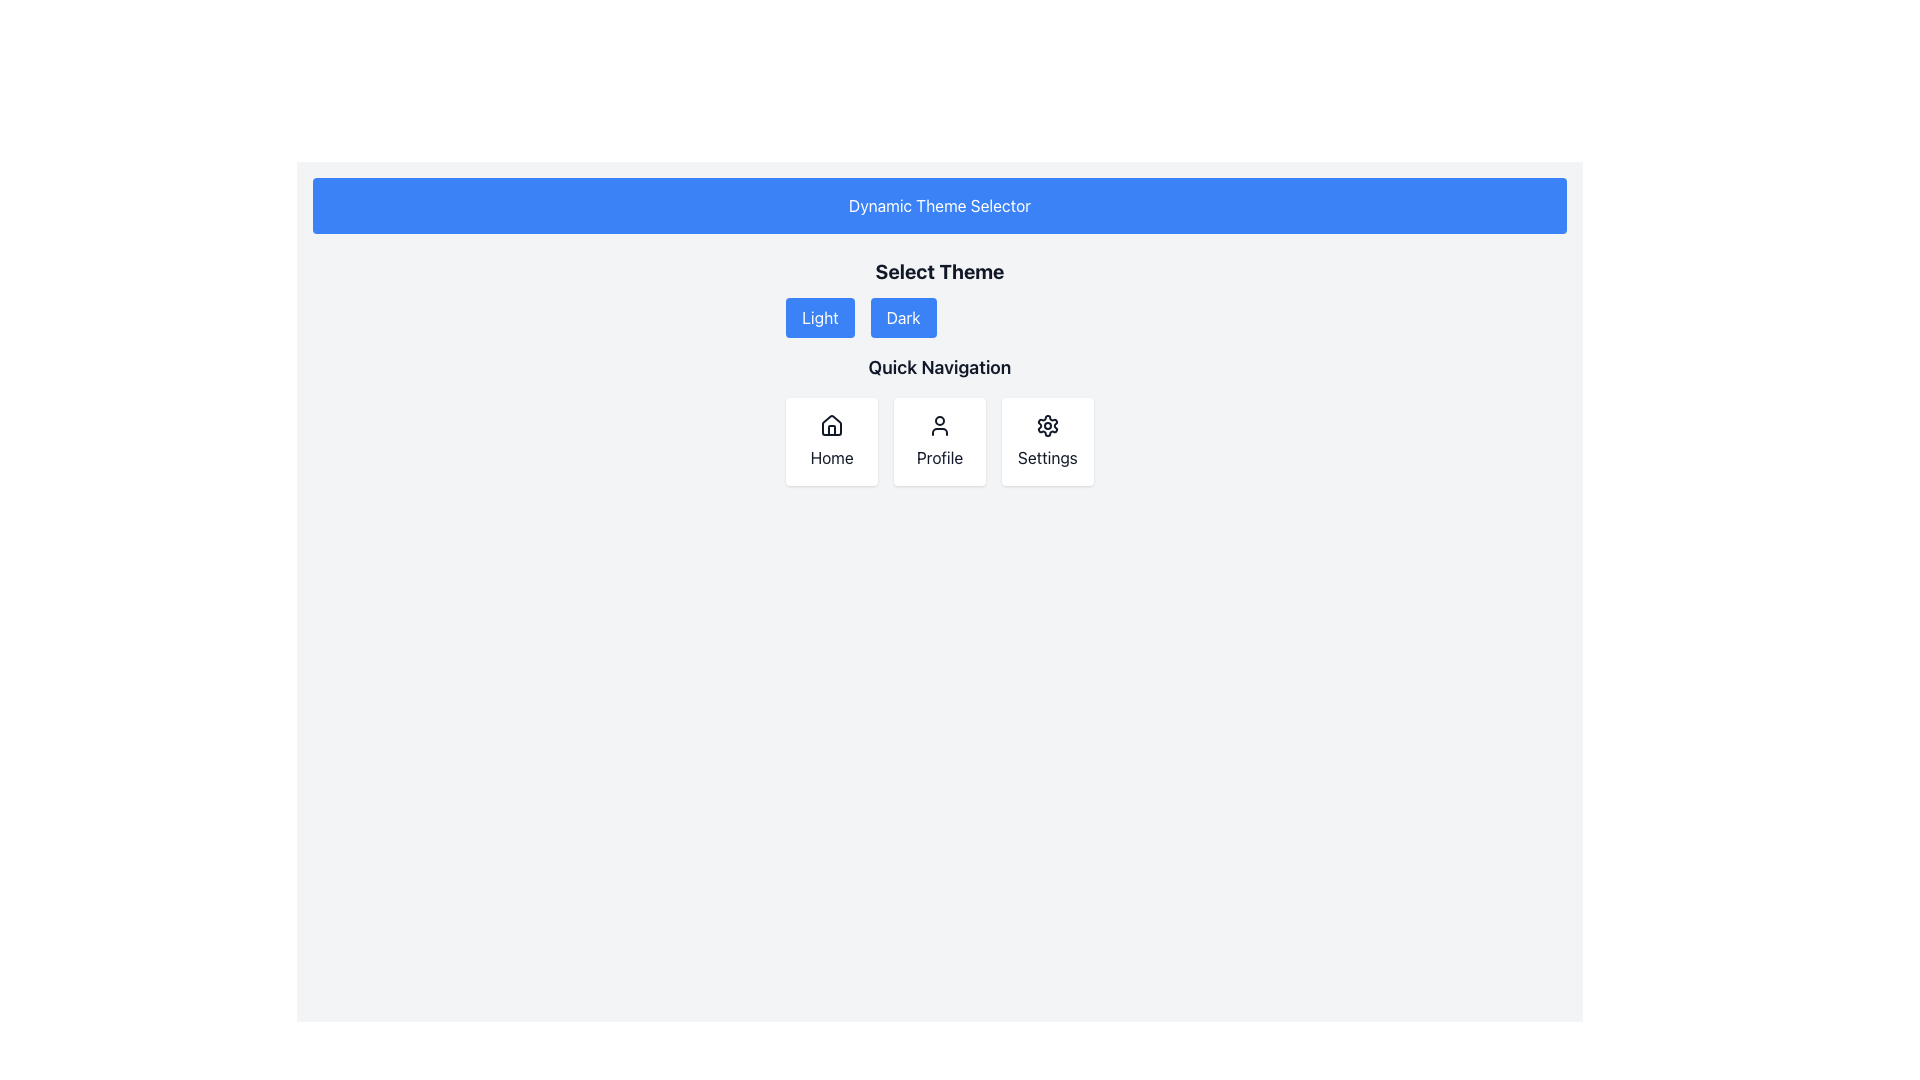 The height and width of the screenshot is (1080, 1920). Describe the element at coordinates (832, 424) in the screenshot. I see `house-shaped icon outlined in dark tones, located in the 'Home' card, the first card on the left among three horizontally aligned cards labeled 'Home', 'Profile', and 'Settings'` at that location.